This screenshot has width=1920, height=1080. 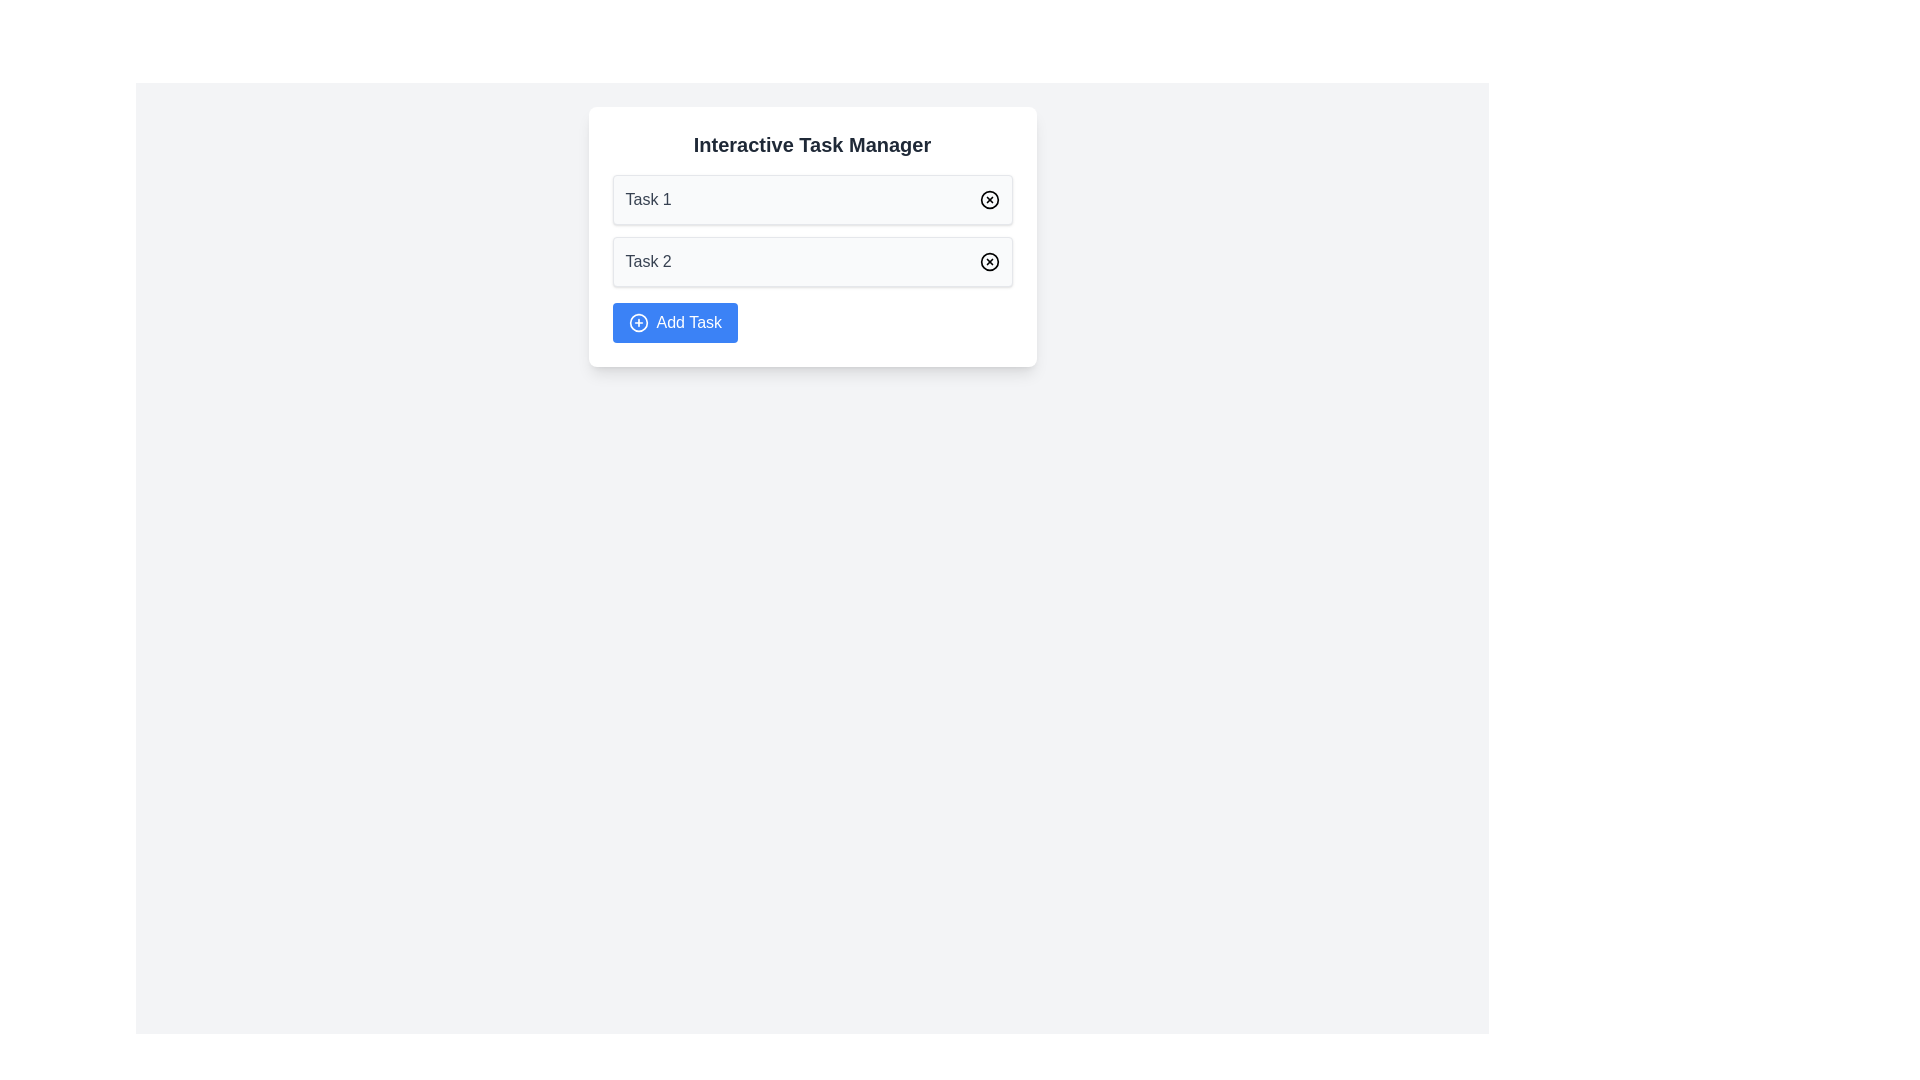 I want to click on the blue 'Add Task' button with white text and a plus sign icon located at the bottom of the 'Interactive Task Manager' card, so click(x=675, y=322).